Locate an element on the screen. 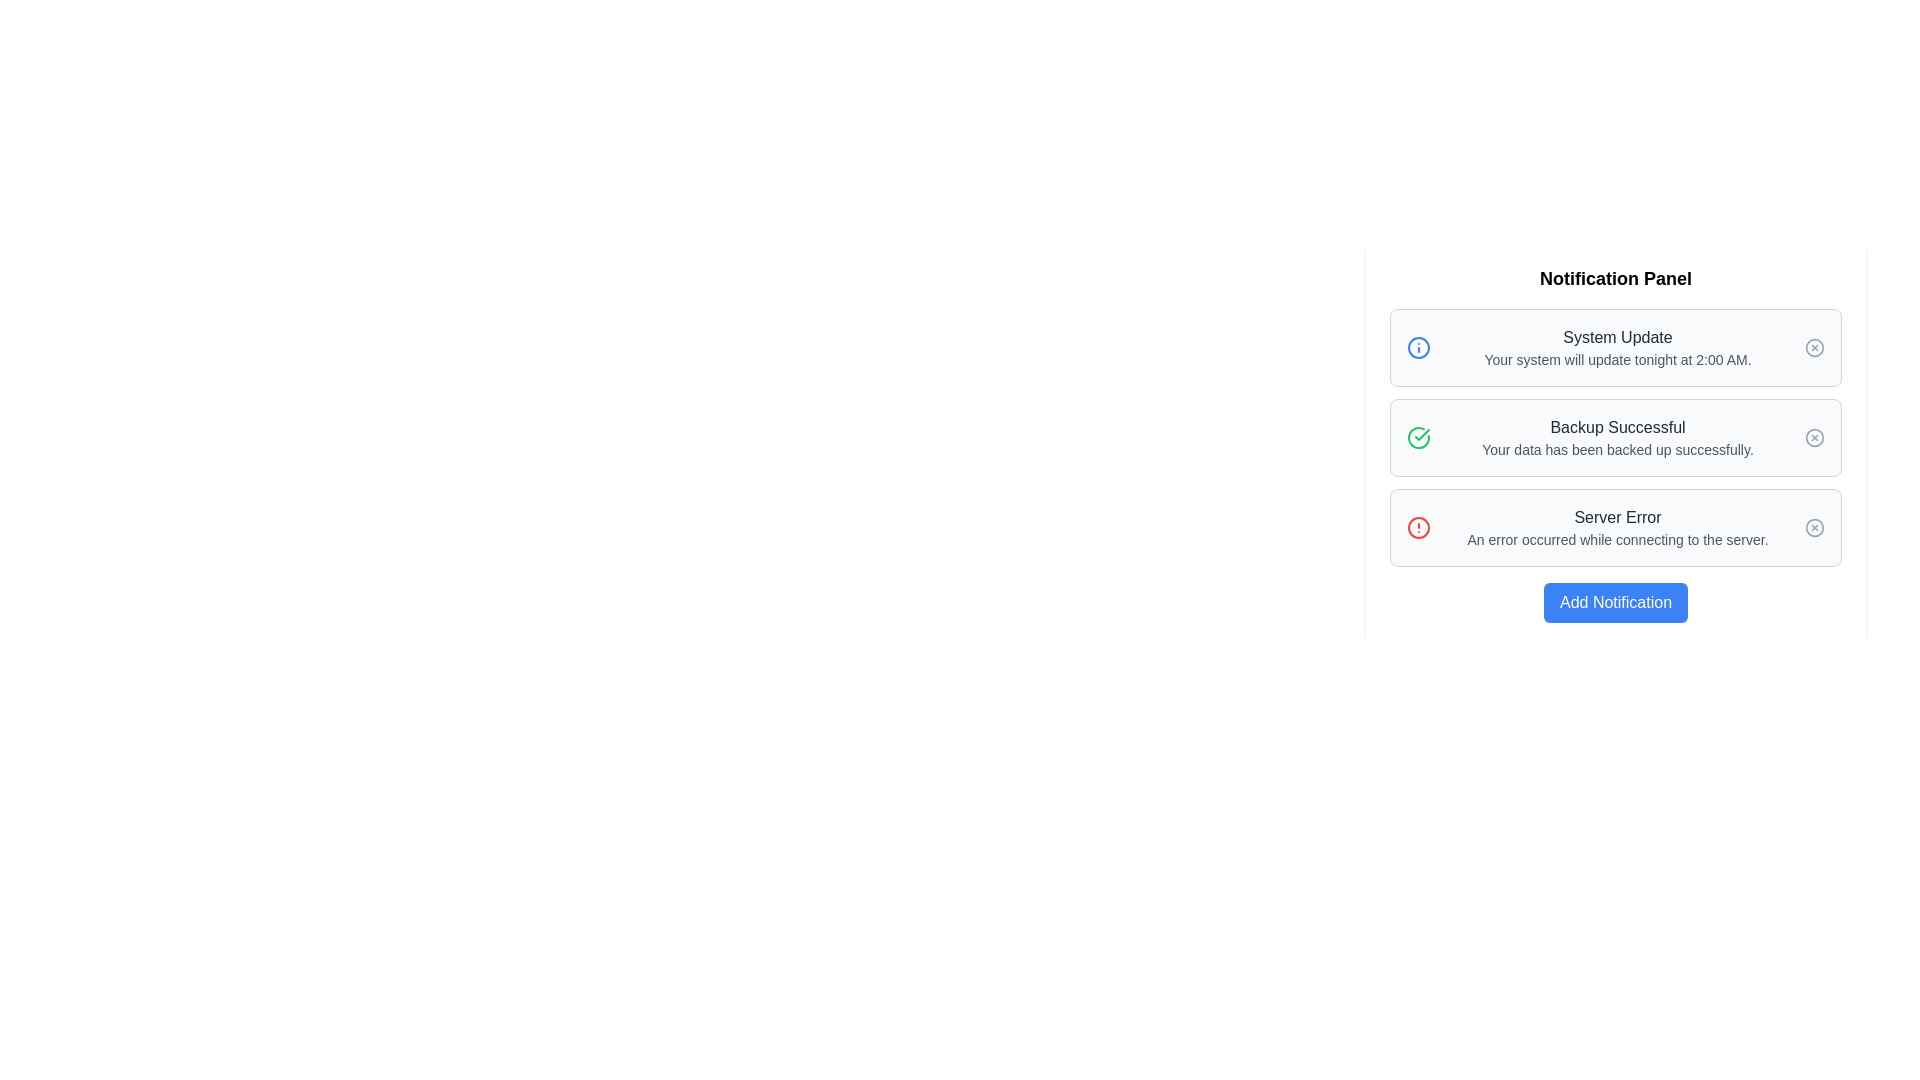 This screenshot has height=1080, width=1920. the dismiss button located in the top-right corner of the 'System Update' notification is located at coordinates (1814, 346).